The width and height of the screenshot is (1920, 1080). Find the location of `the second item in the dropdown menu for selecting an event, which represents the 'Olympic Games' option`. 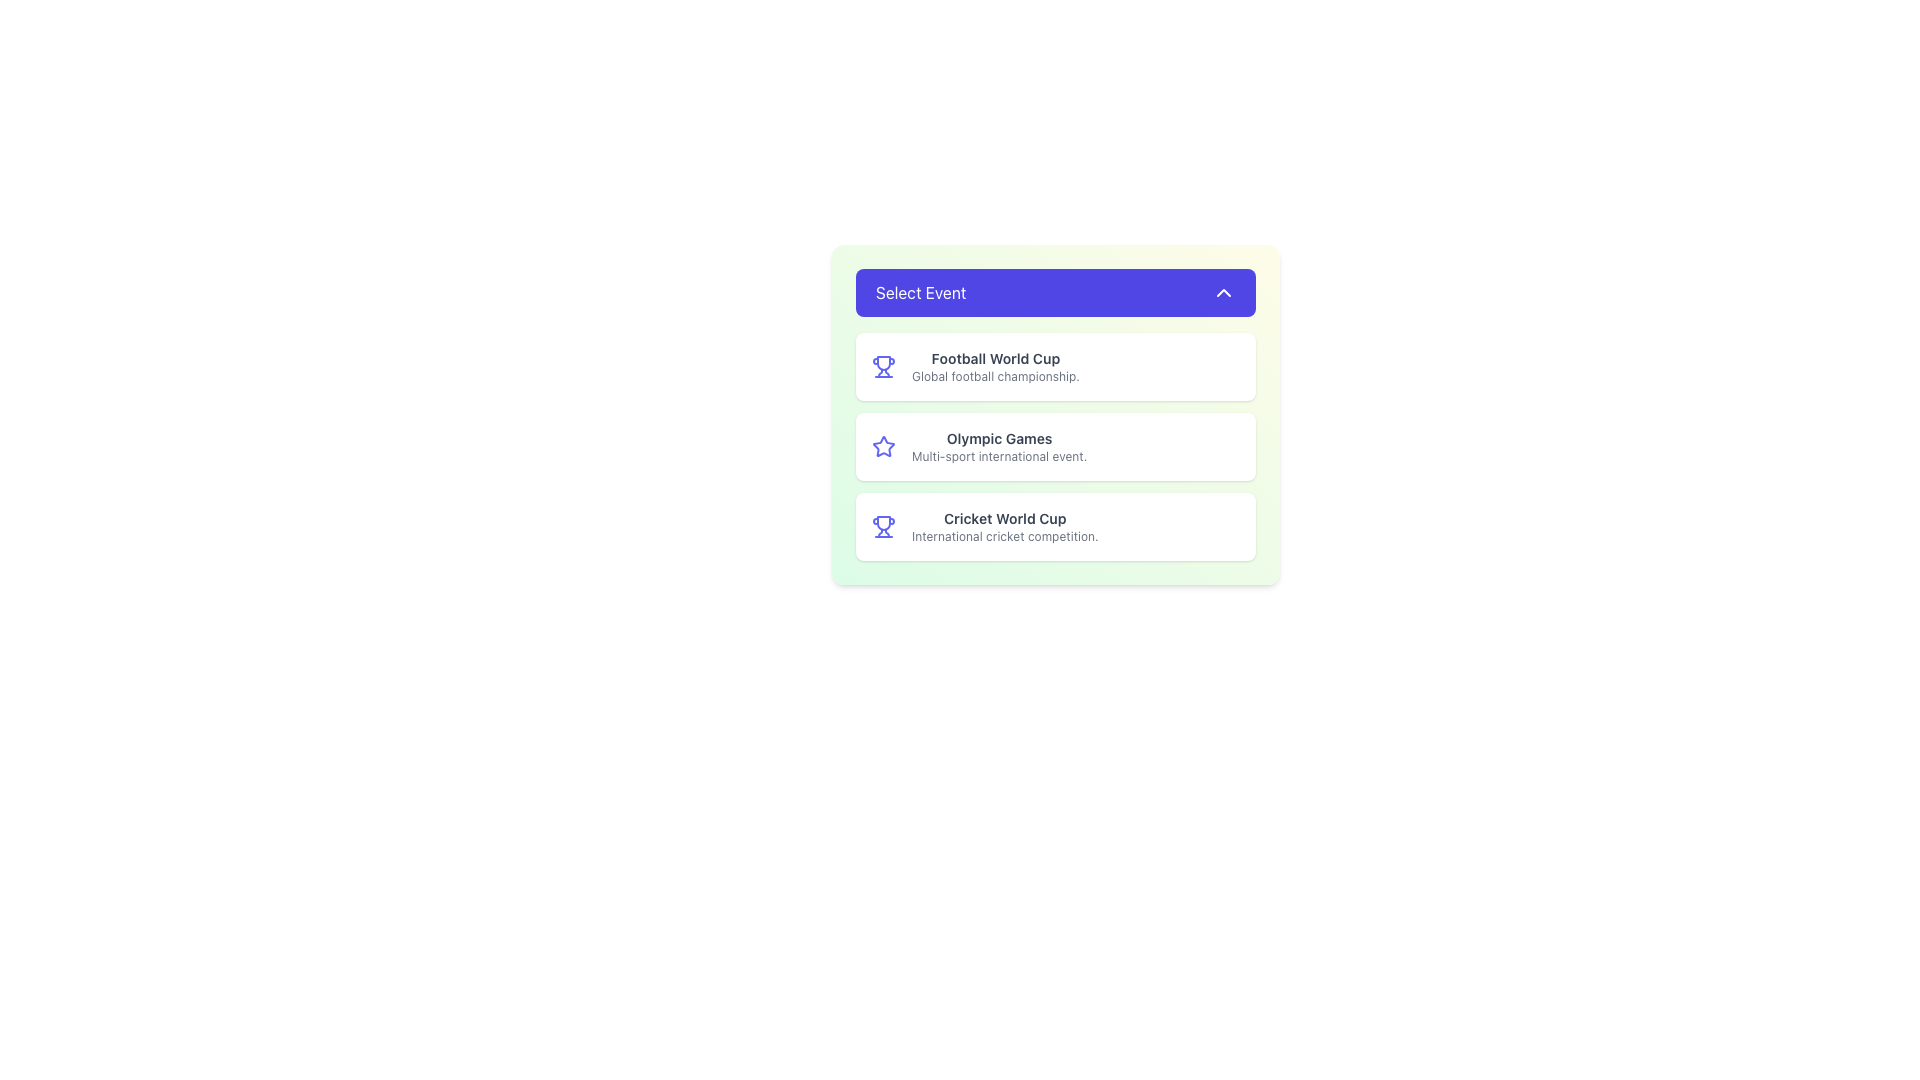

the second item in the dropdown menu for selecting an event, which represents the 'Olympic Games' option is located at coordinates (1055, 414).